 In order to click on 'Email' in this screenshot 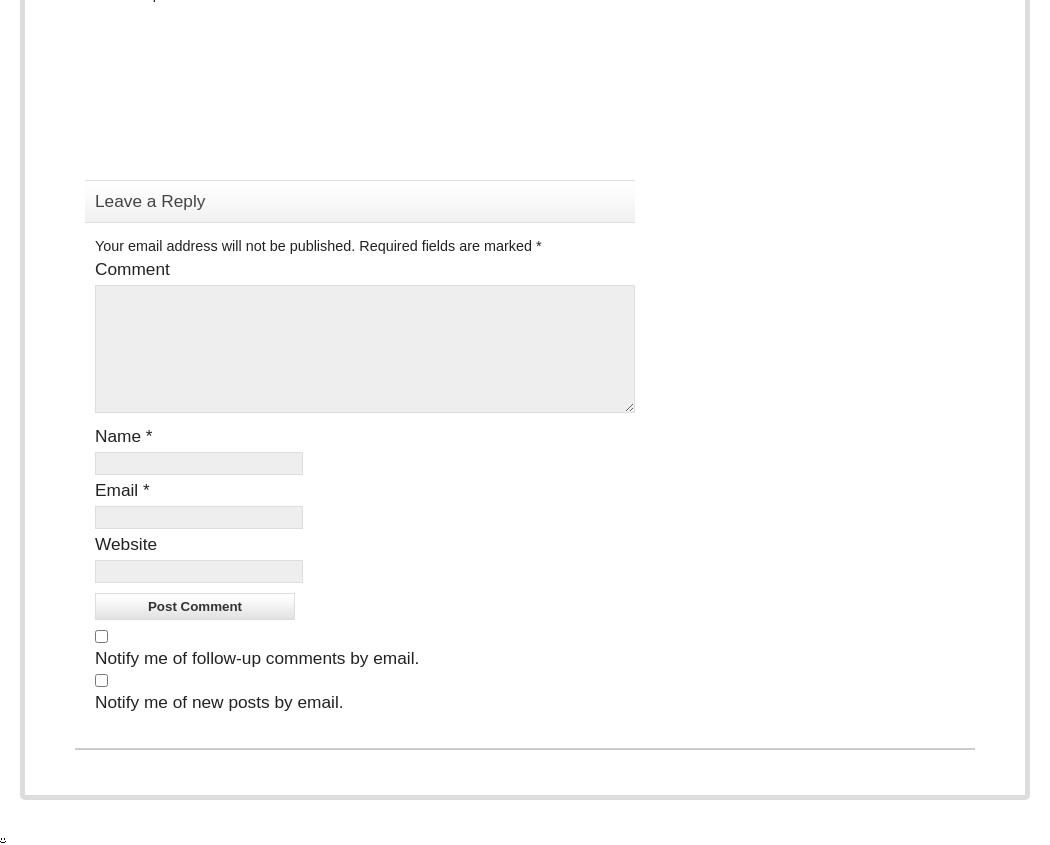, I will do `click(117, 490)`.